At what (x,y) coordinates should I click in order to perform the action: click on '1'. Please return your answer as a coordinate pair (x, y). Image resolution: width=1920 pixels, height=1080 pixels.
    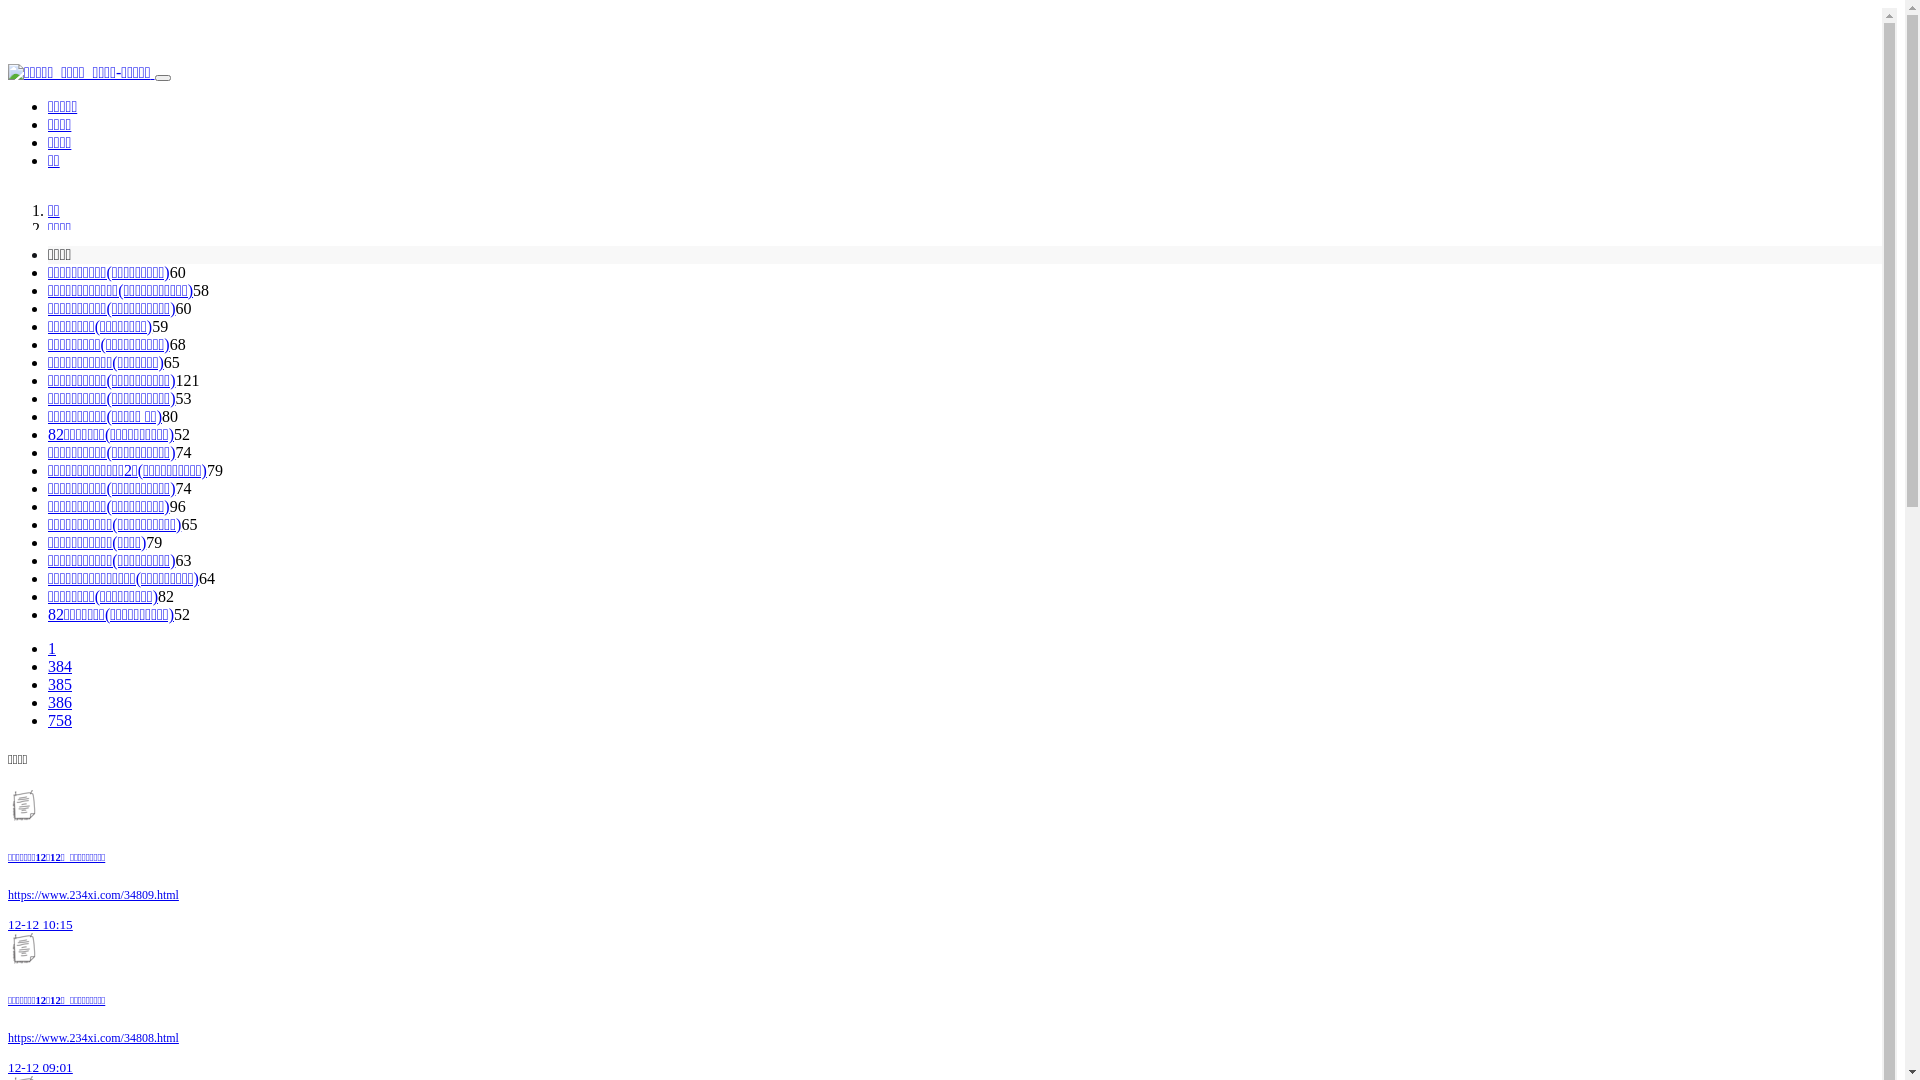
    Looking at the image, I should click on (48, 648).